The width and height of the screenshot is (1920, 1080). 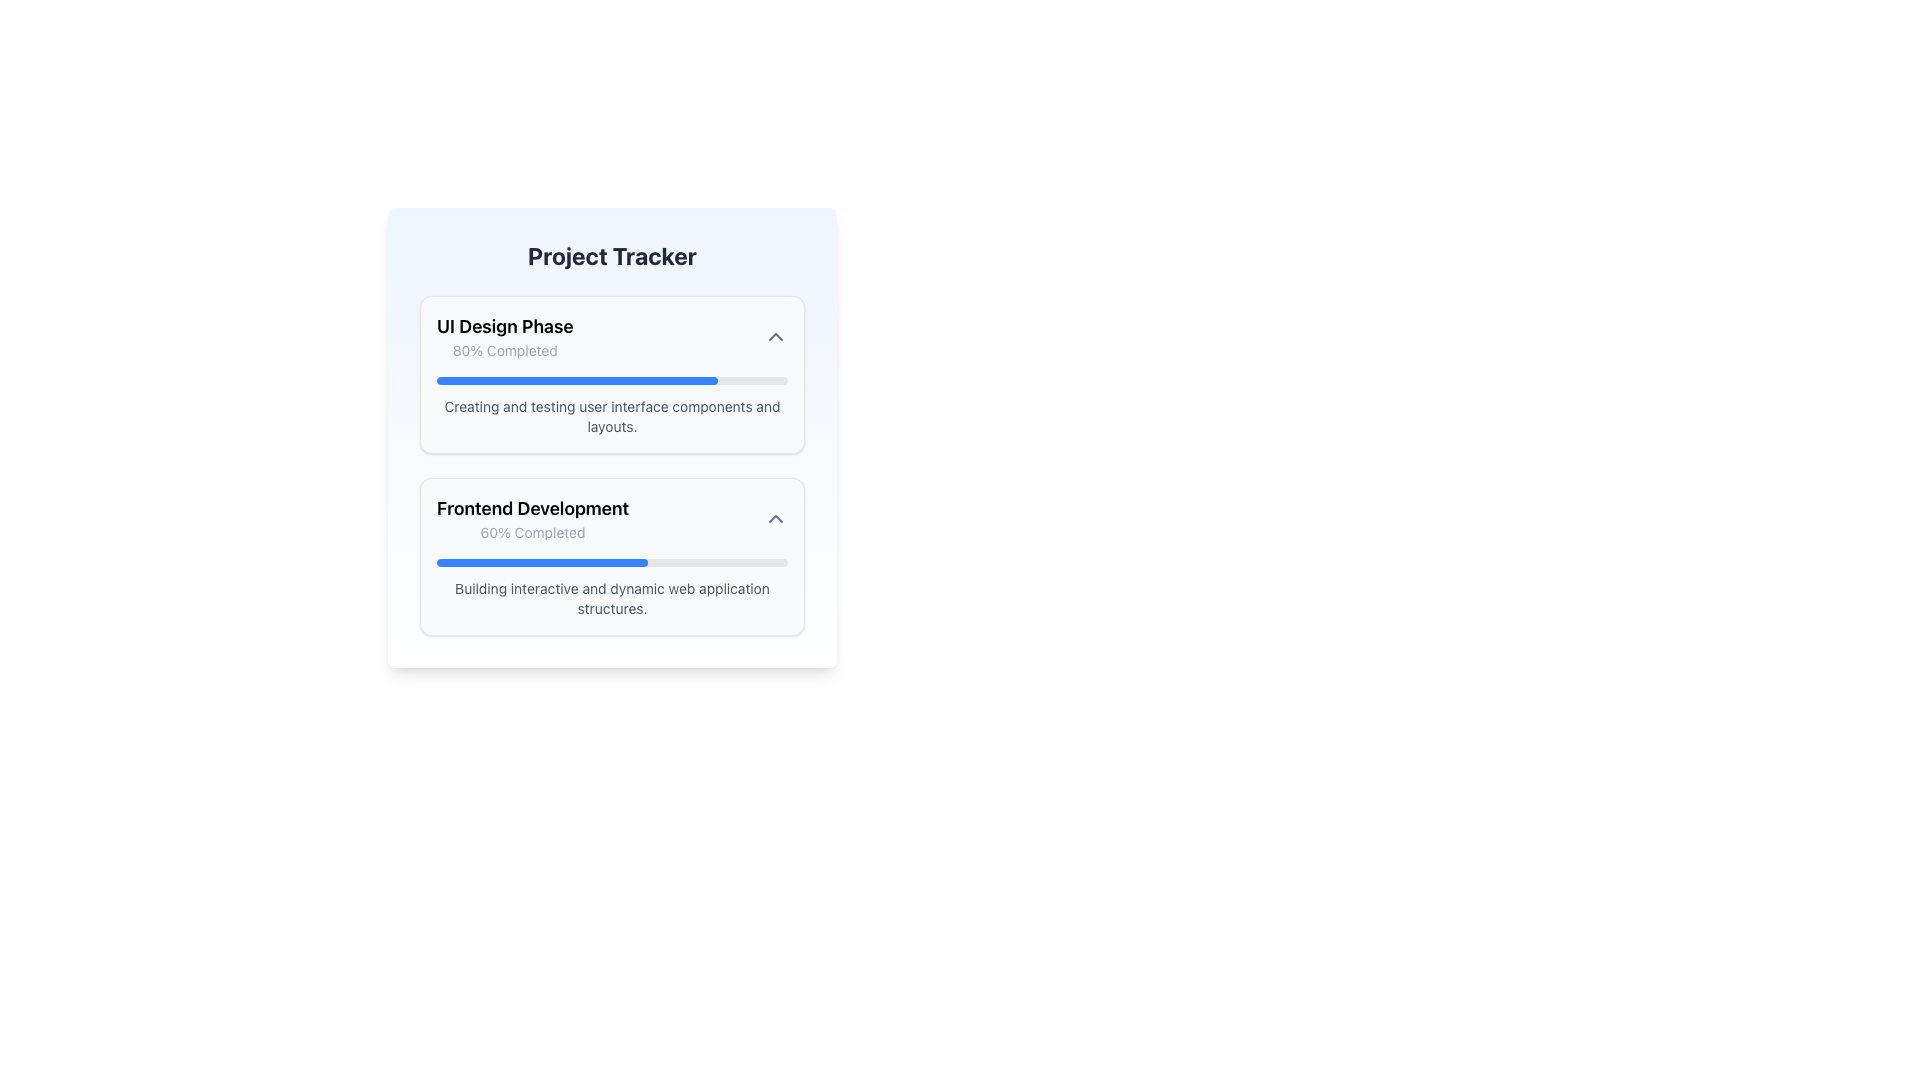 I want to click on the blue progress bar section that occupies 60% of the width in the 'Frontend Development' section of the project tracker, so click(x=542, y=563).